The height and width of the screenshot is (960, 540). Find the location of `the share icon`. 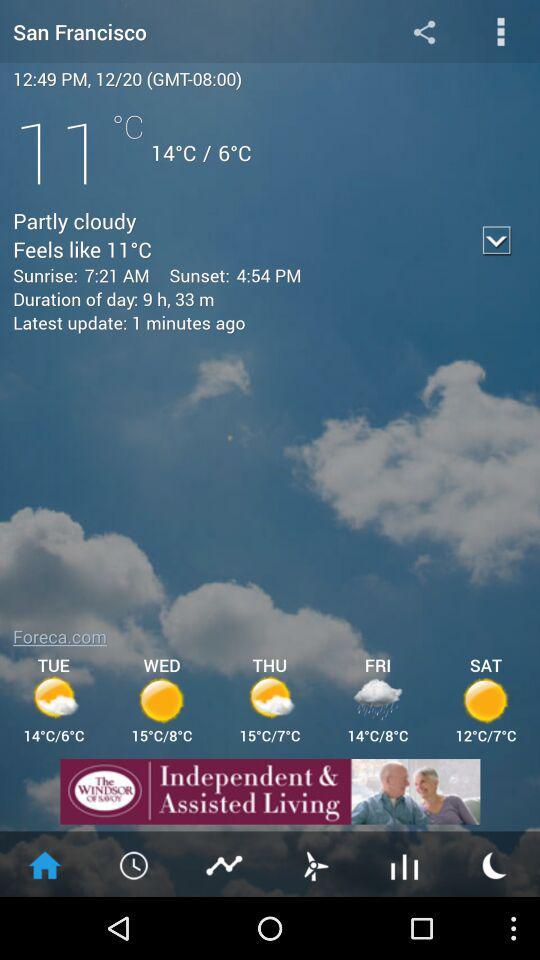

the share icon is located at coordinates (423, 33).